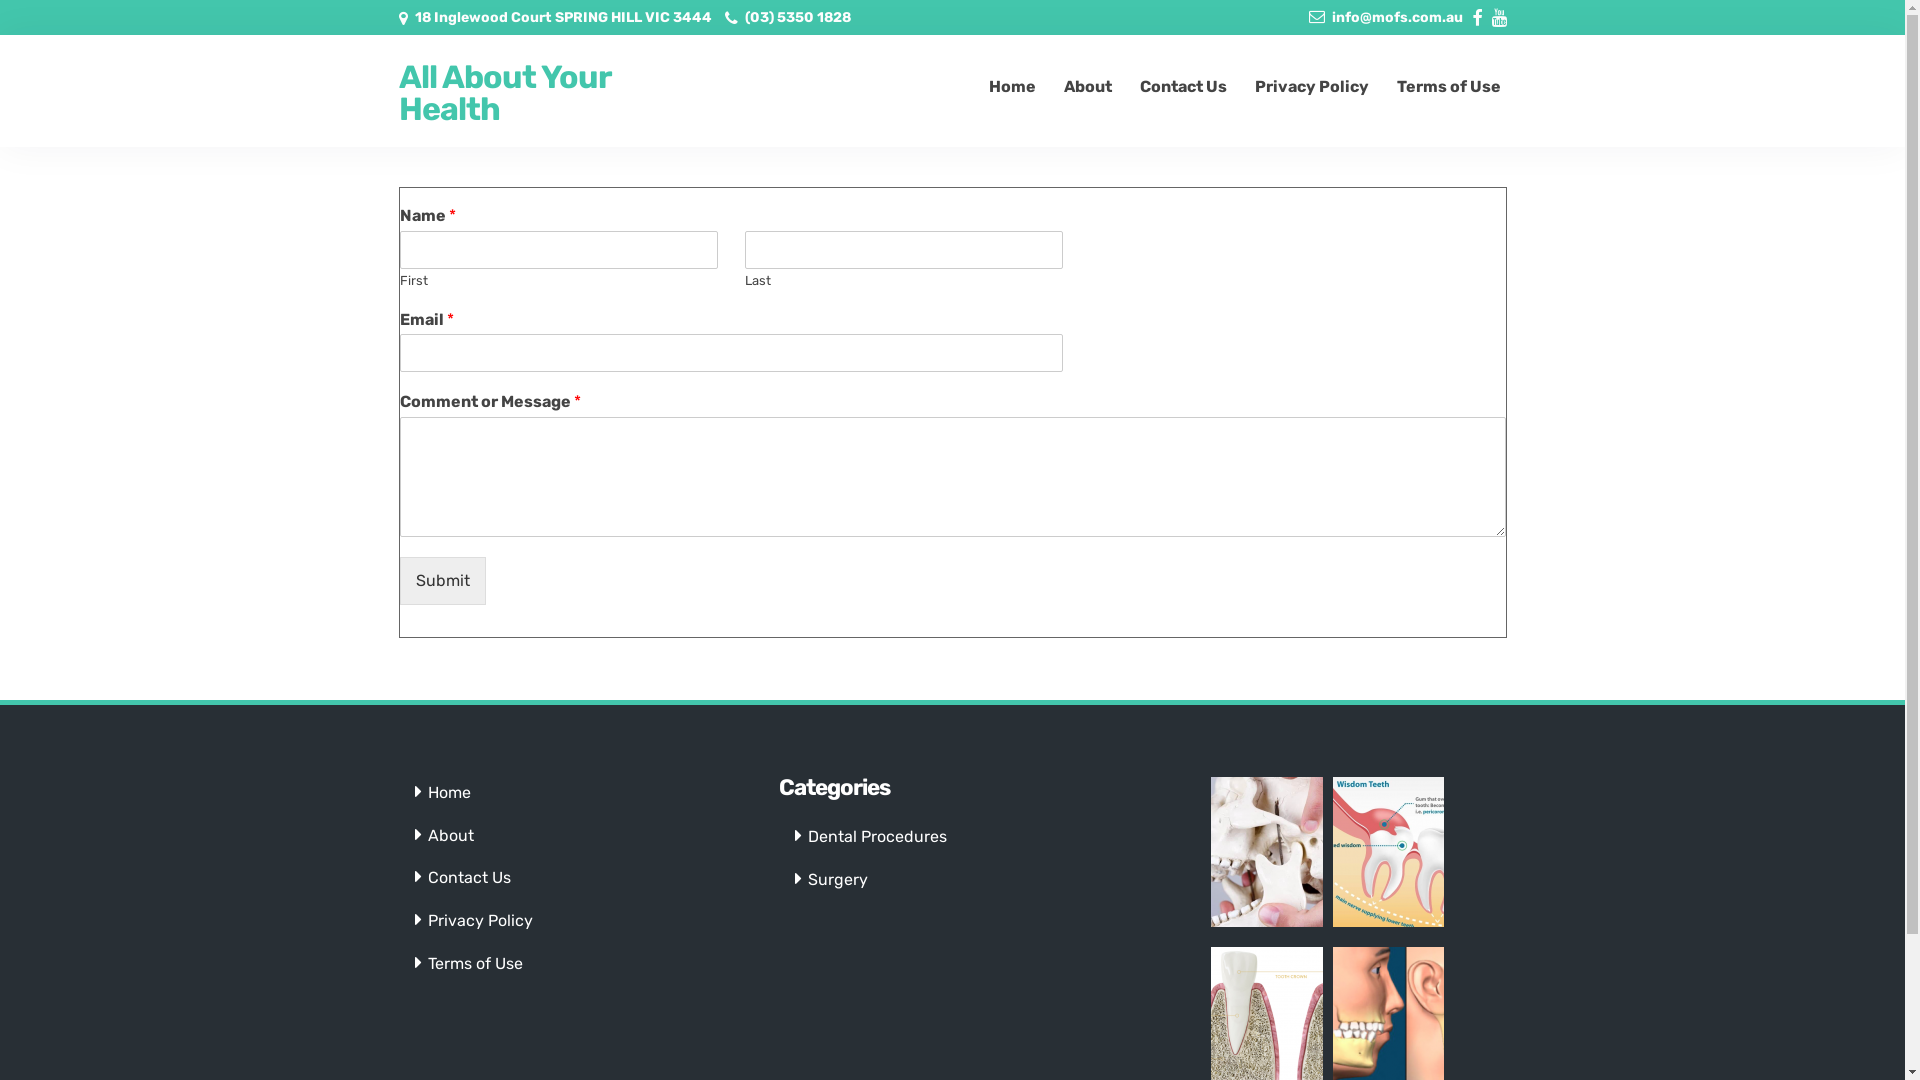 Image resolution: width=1920 pixels, height=1080 pixels. What do you see at coordinates (877, 836) in the screenshot?
I see `'Dental Procedures'` at bounding box center [877, 836].